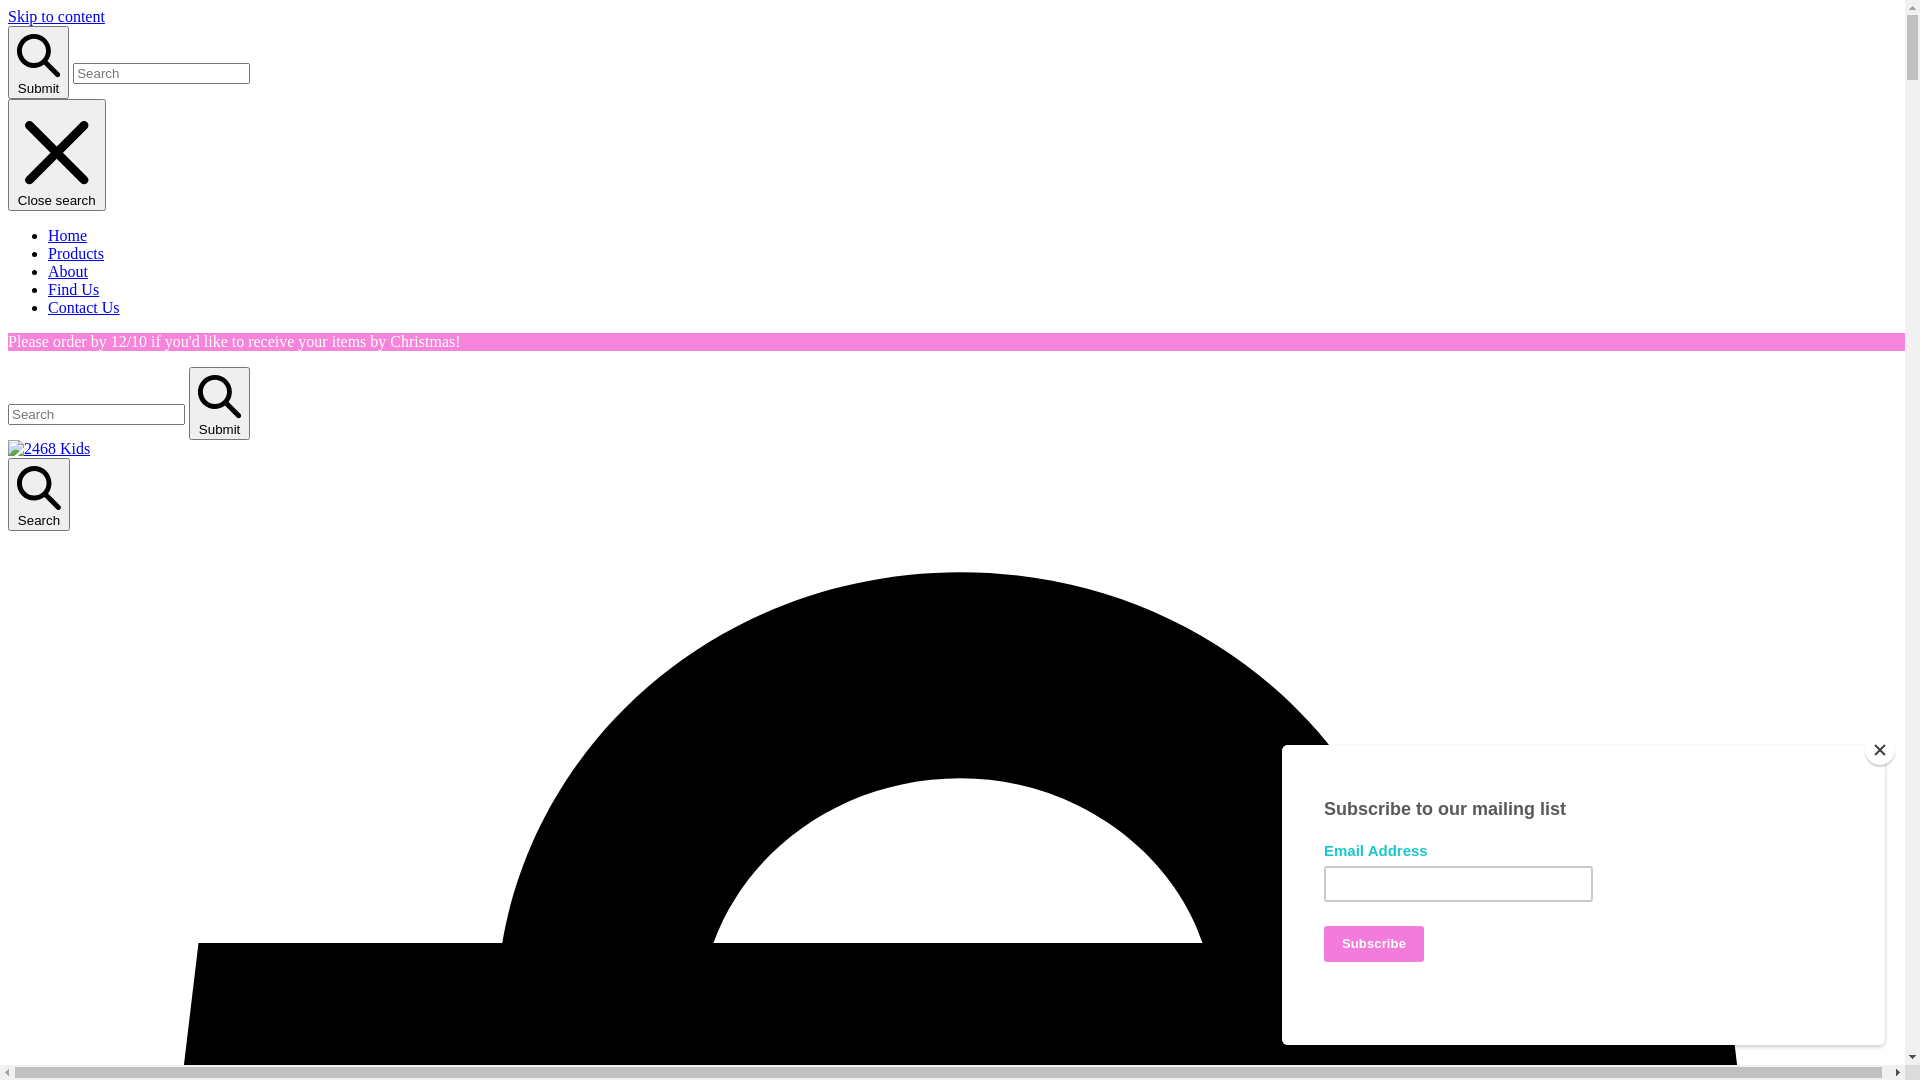 The image size is (1920, 1080). I want to click on 'Submit', so click(219, 403).